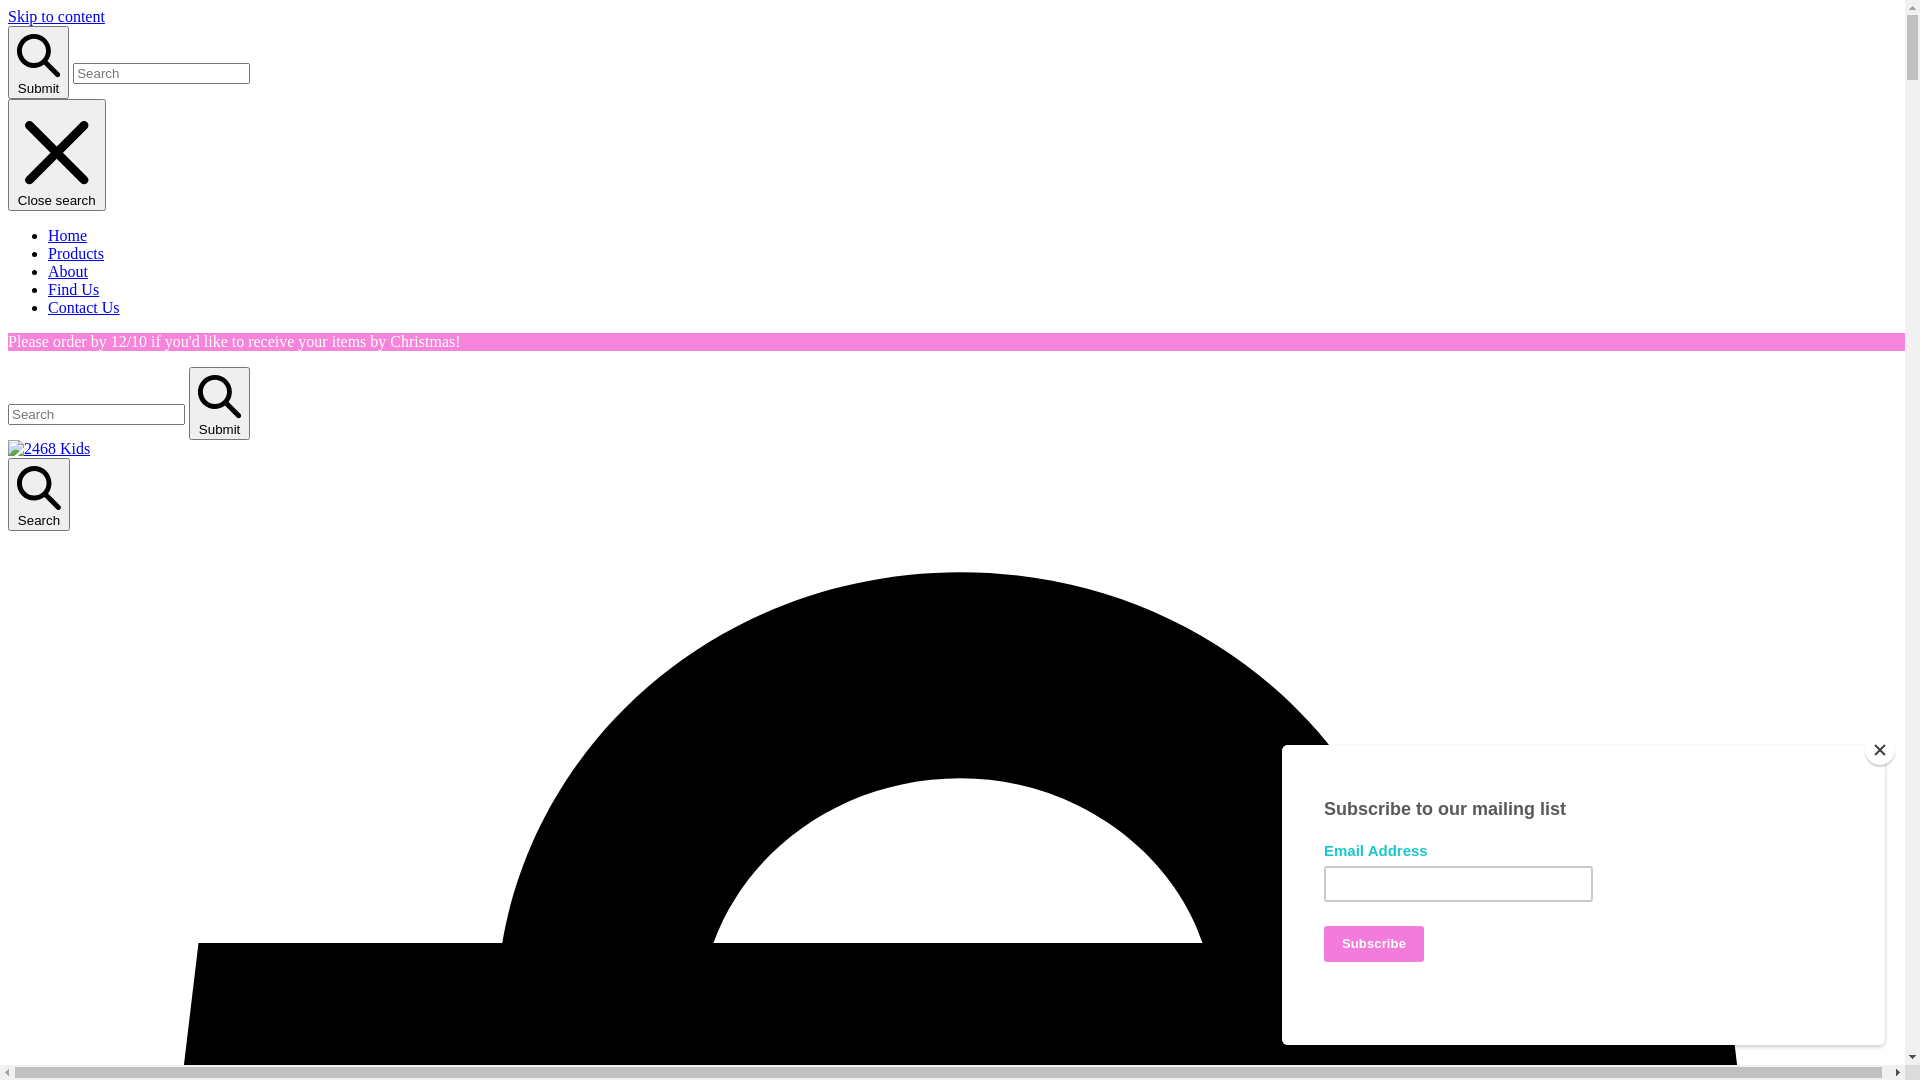 The image size is (1920, 1080). I want to click on 'Submit', so click(219, 403).